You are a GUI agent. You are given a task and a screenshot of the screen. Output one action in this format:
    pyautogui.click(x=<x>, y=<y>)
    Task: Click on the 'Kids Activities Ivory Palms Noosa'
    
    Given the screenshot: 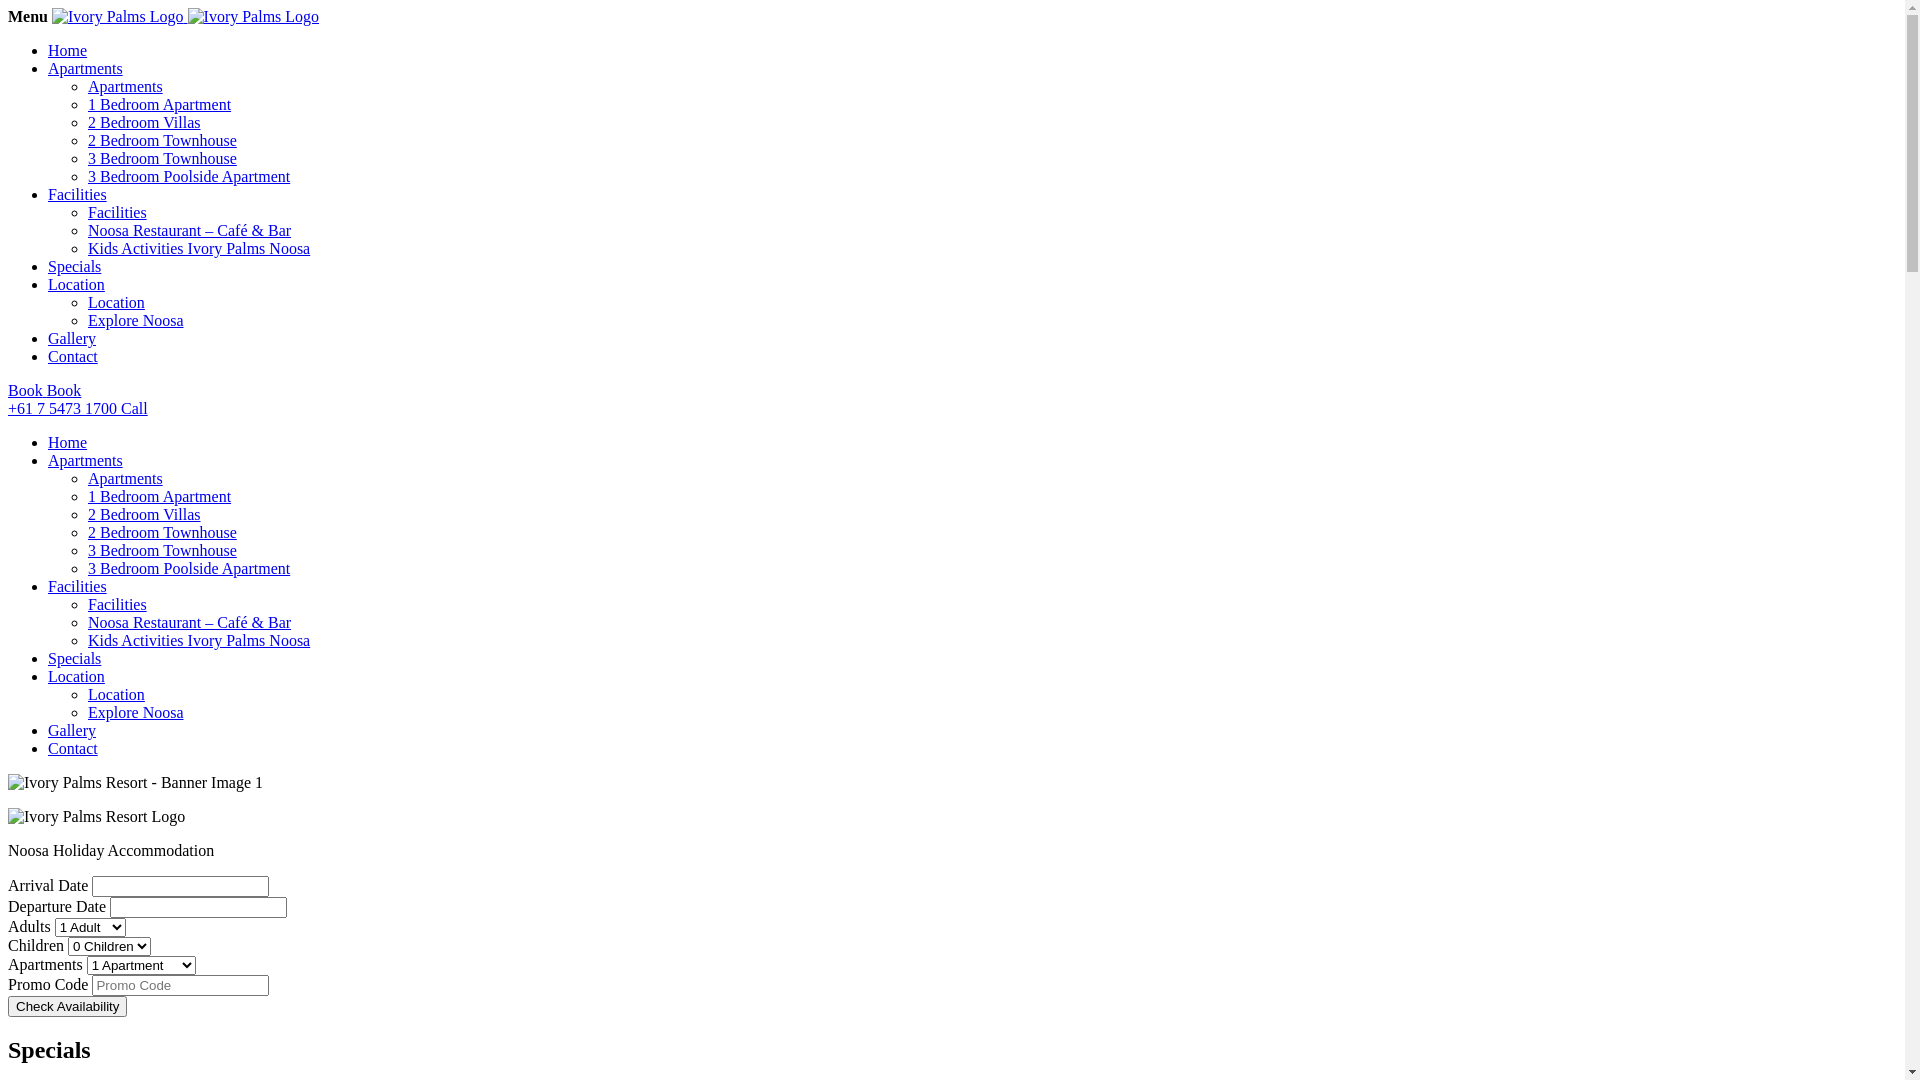 What is the action you would take?
    pyautogui.click(x=86, y=247)
    